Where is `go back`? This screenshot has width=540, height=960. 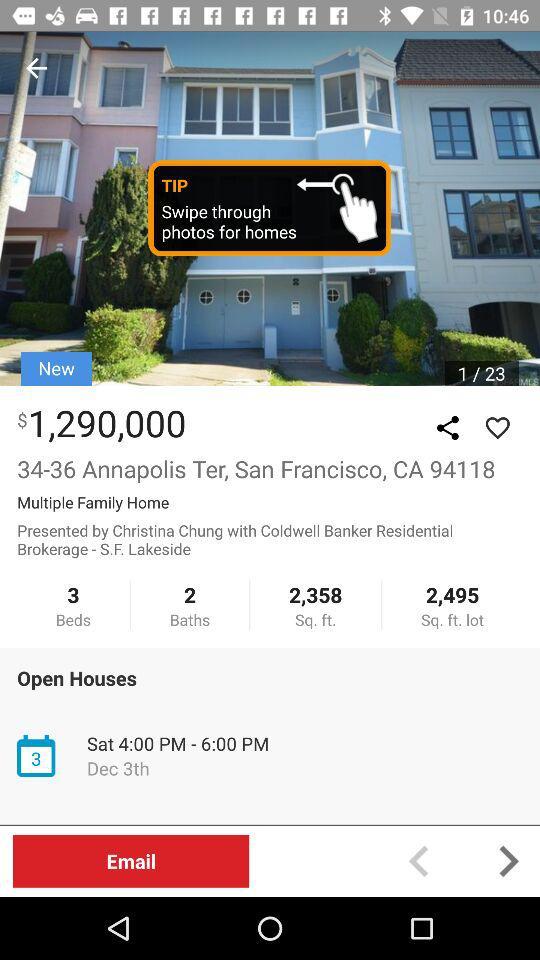
go back is located at coordinates (36, 68).